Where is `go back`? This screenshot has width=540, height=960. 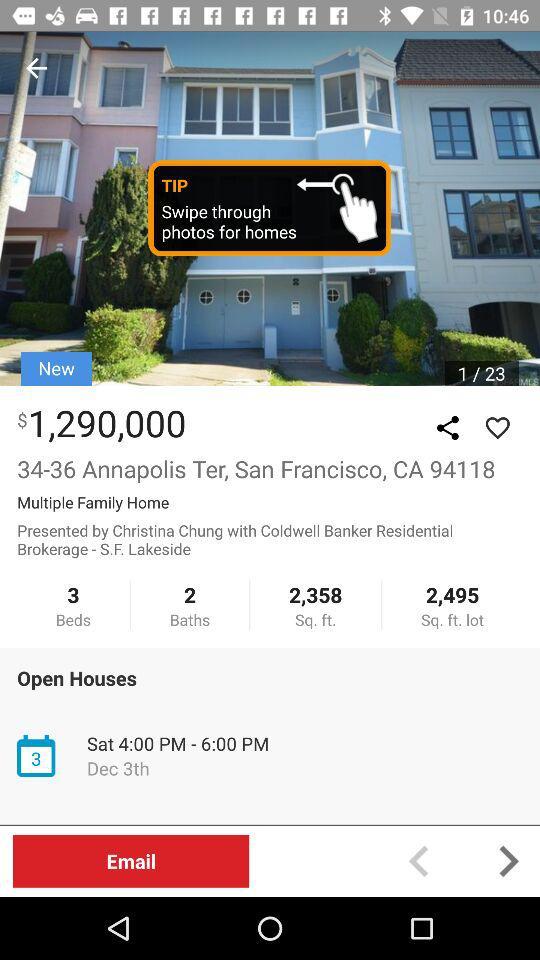
go back is located at coordinates (36, 68).